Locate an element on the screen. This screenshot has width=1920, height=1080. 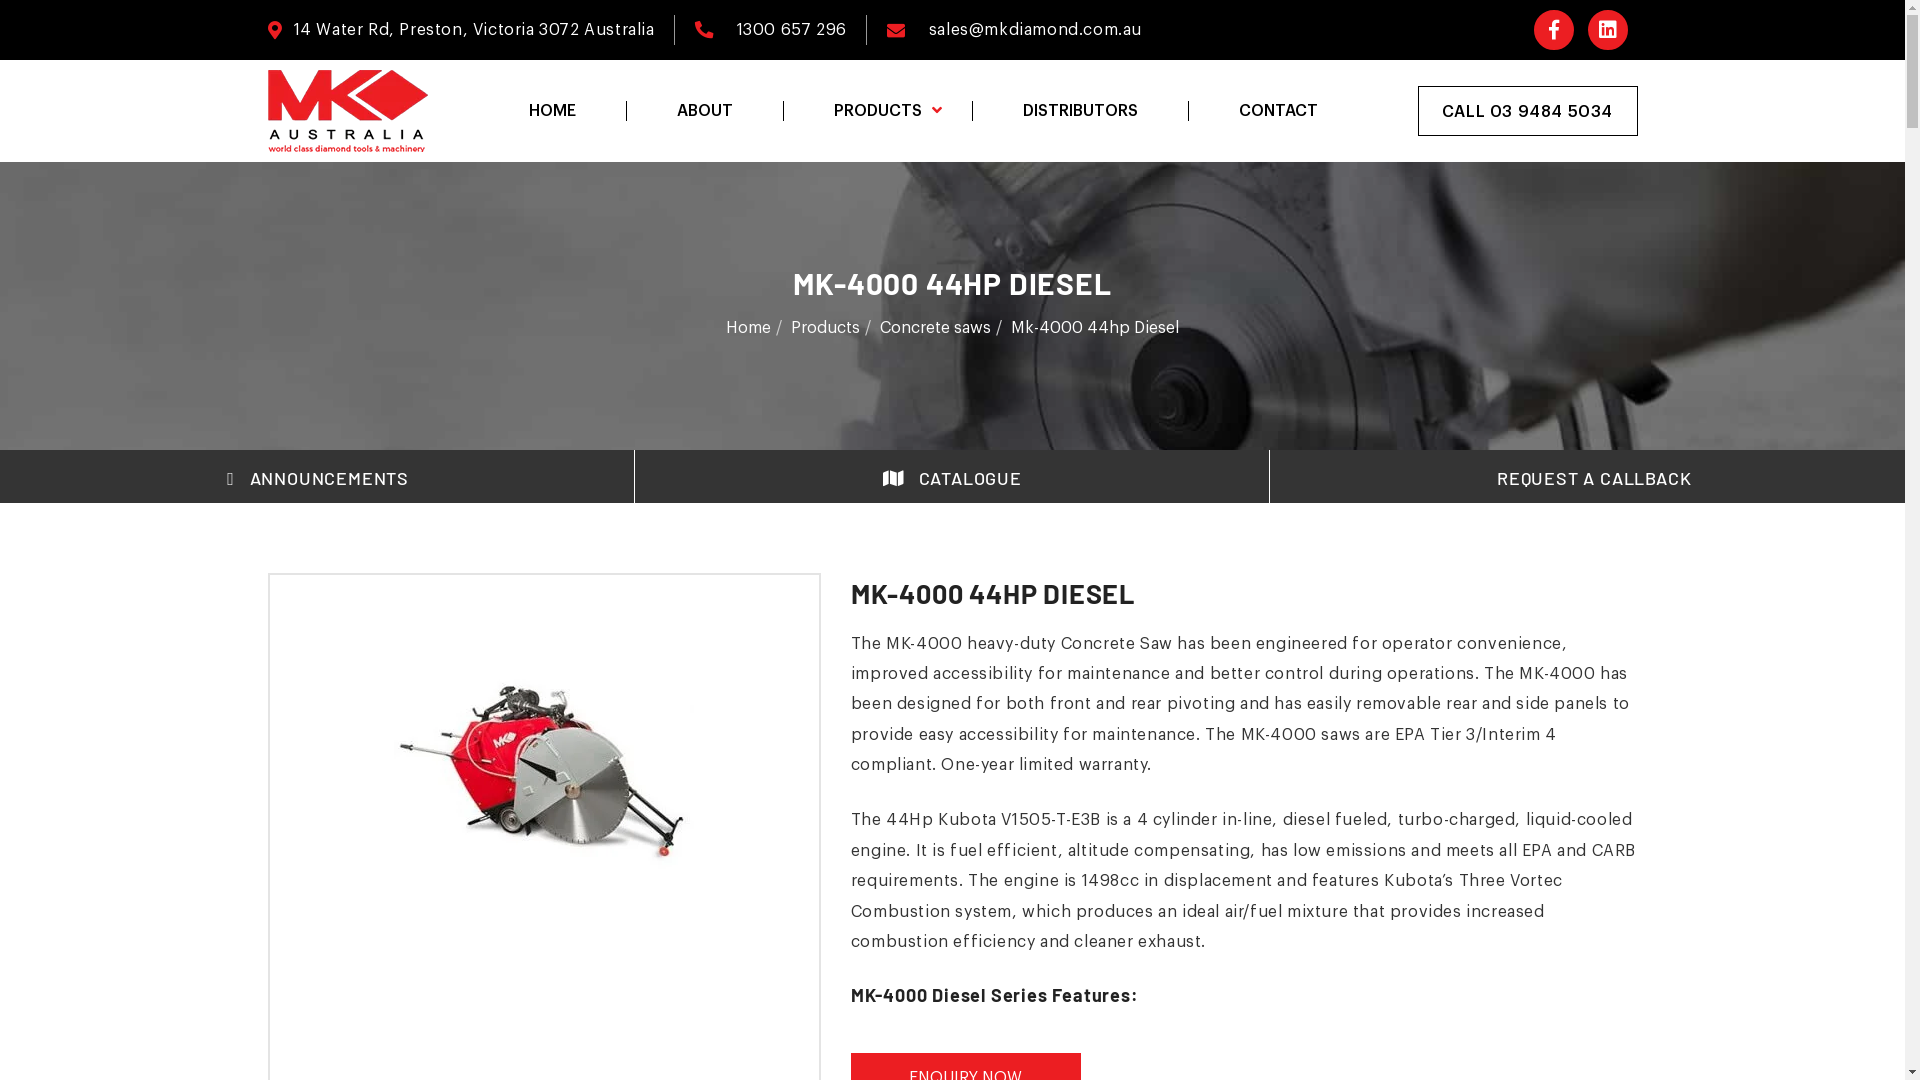
'Products' is located at coordinates (790, 326).